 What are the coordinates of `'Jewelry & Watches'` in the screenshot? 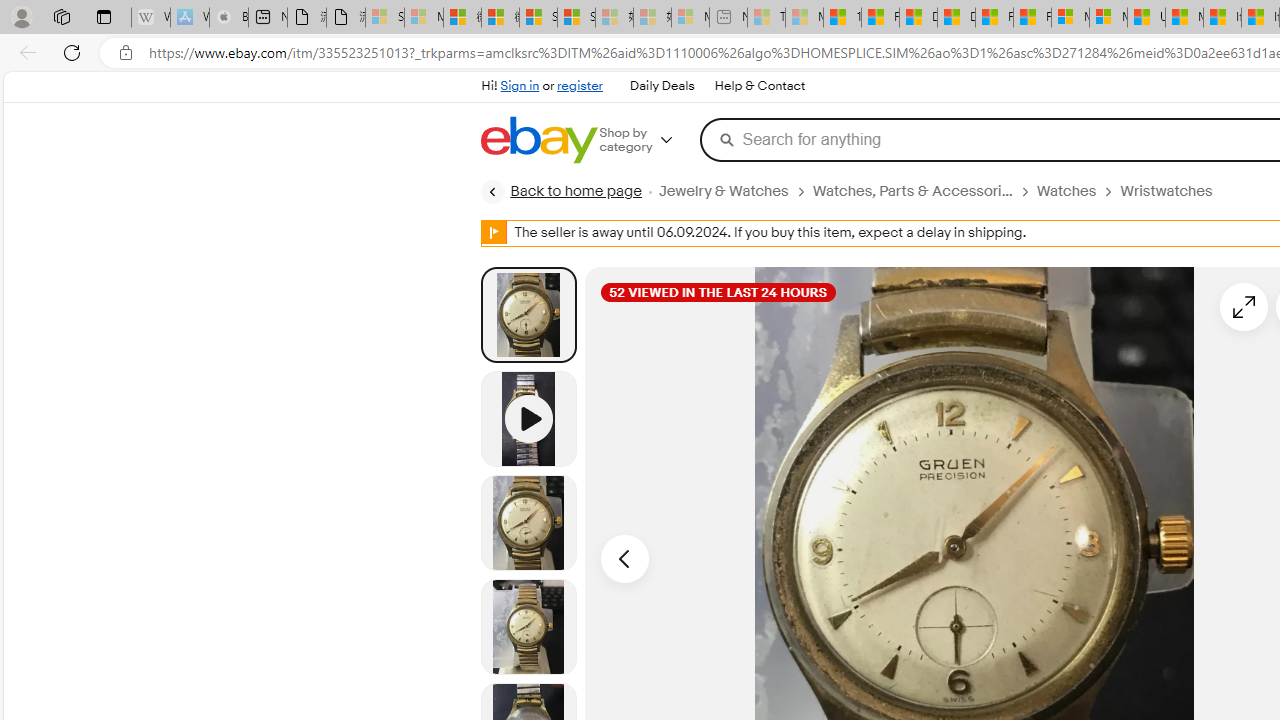 It's located at (734, 191).